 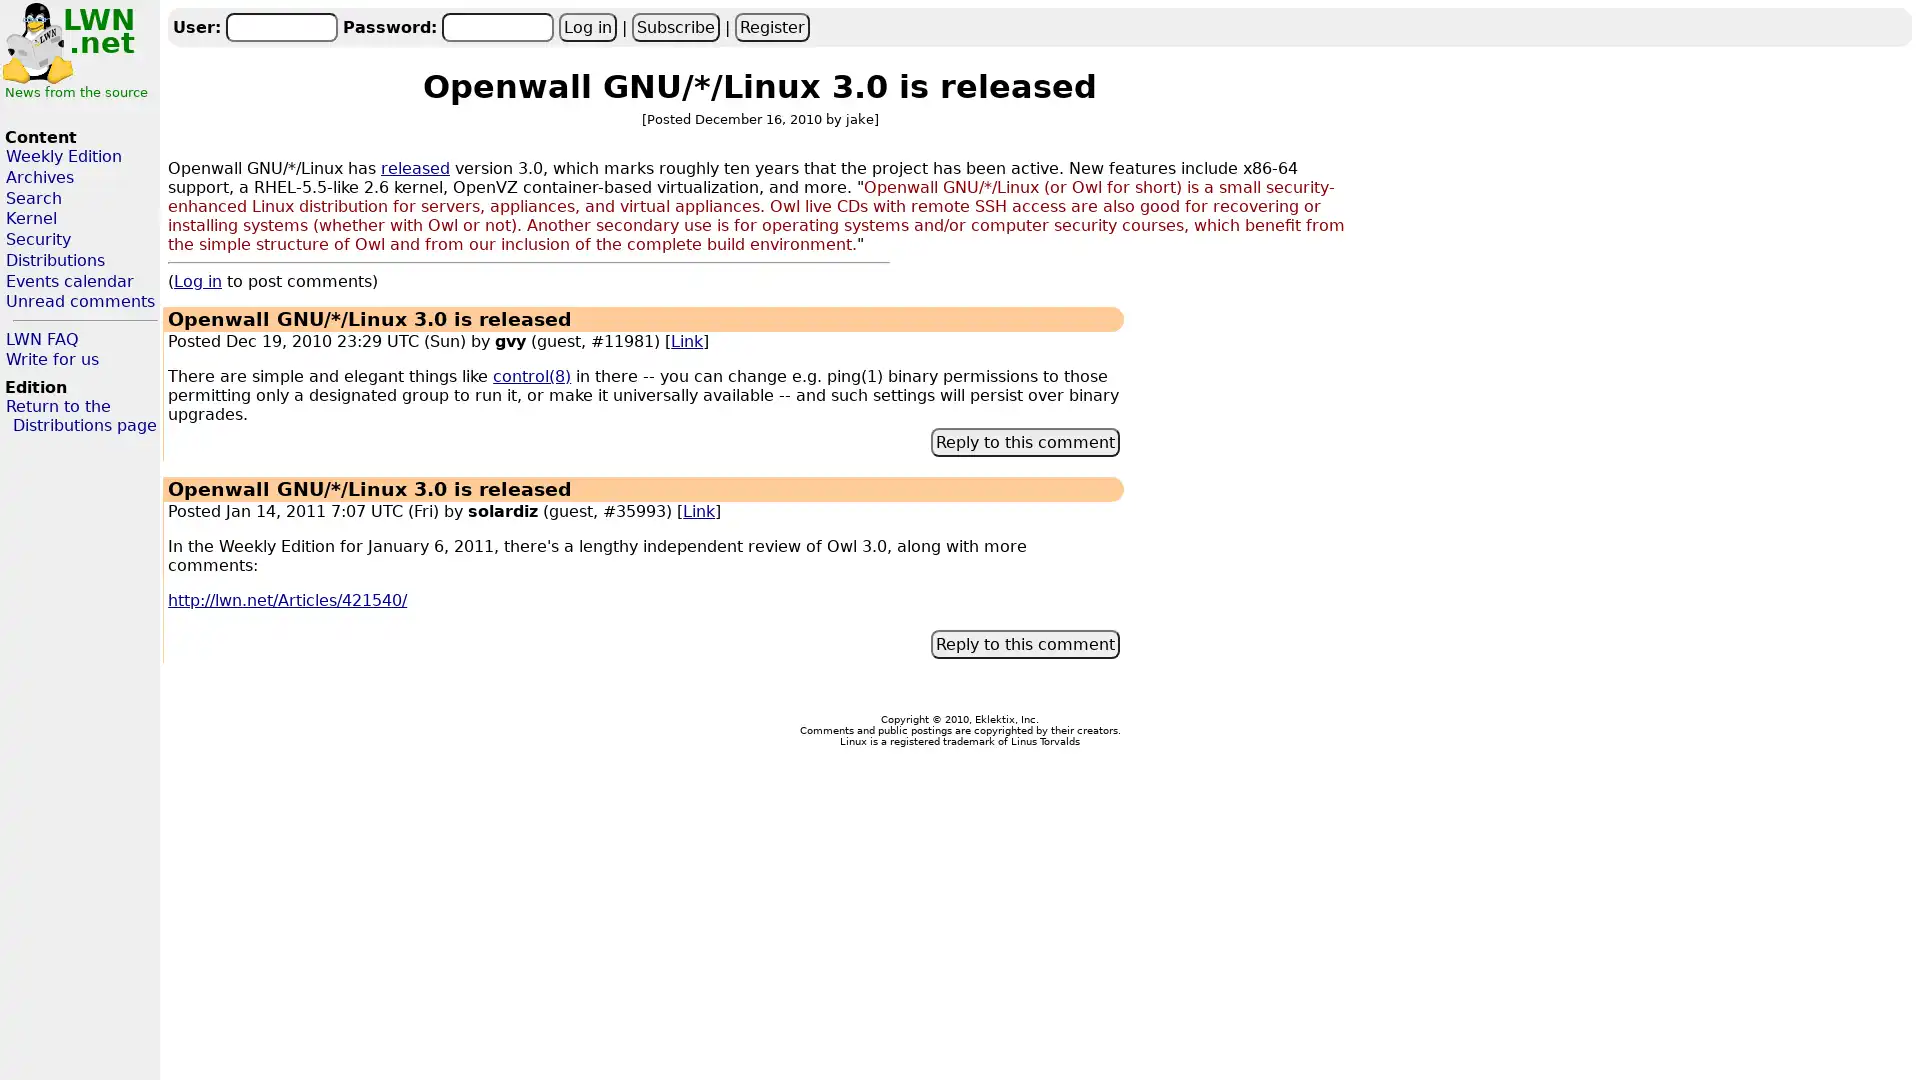 What do you see at coordinates (1025, 644) in the screenshot?
I see `Reply to this comment` at bounding box center [1025, 644].